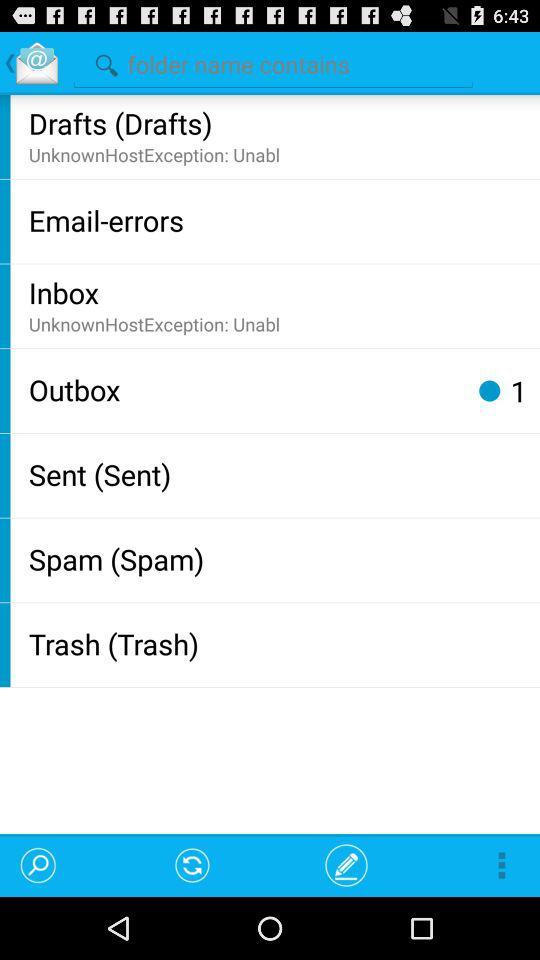 The width and height of the screenshot is (540, 960). Describe the element at coordinates (272, 61) in the screenshot. I see `search folder names` at that location.